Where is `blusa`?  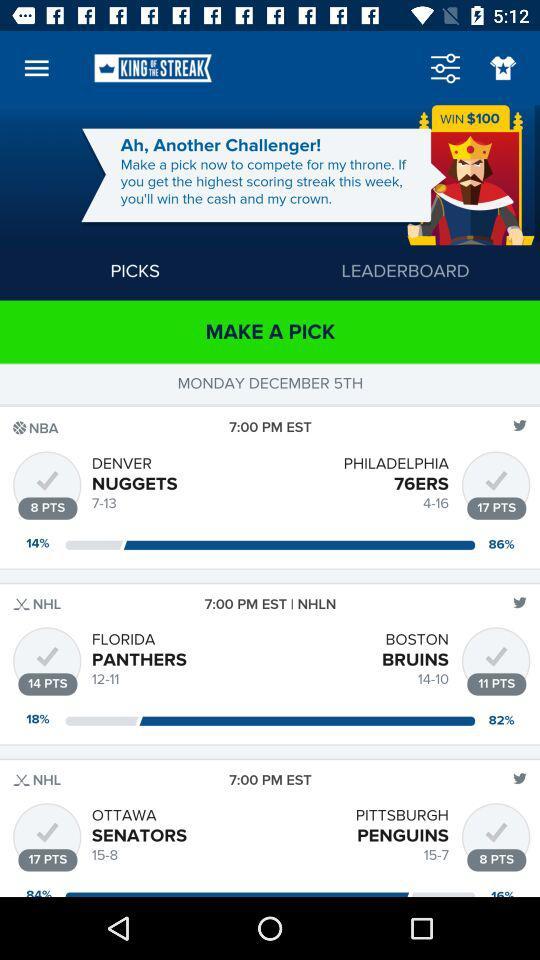
blusa is located at coordinates (502, 68).